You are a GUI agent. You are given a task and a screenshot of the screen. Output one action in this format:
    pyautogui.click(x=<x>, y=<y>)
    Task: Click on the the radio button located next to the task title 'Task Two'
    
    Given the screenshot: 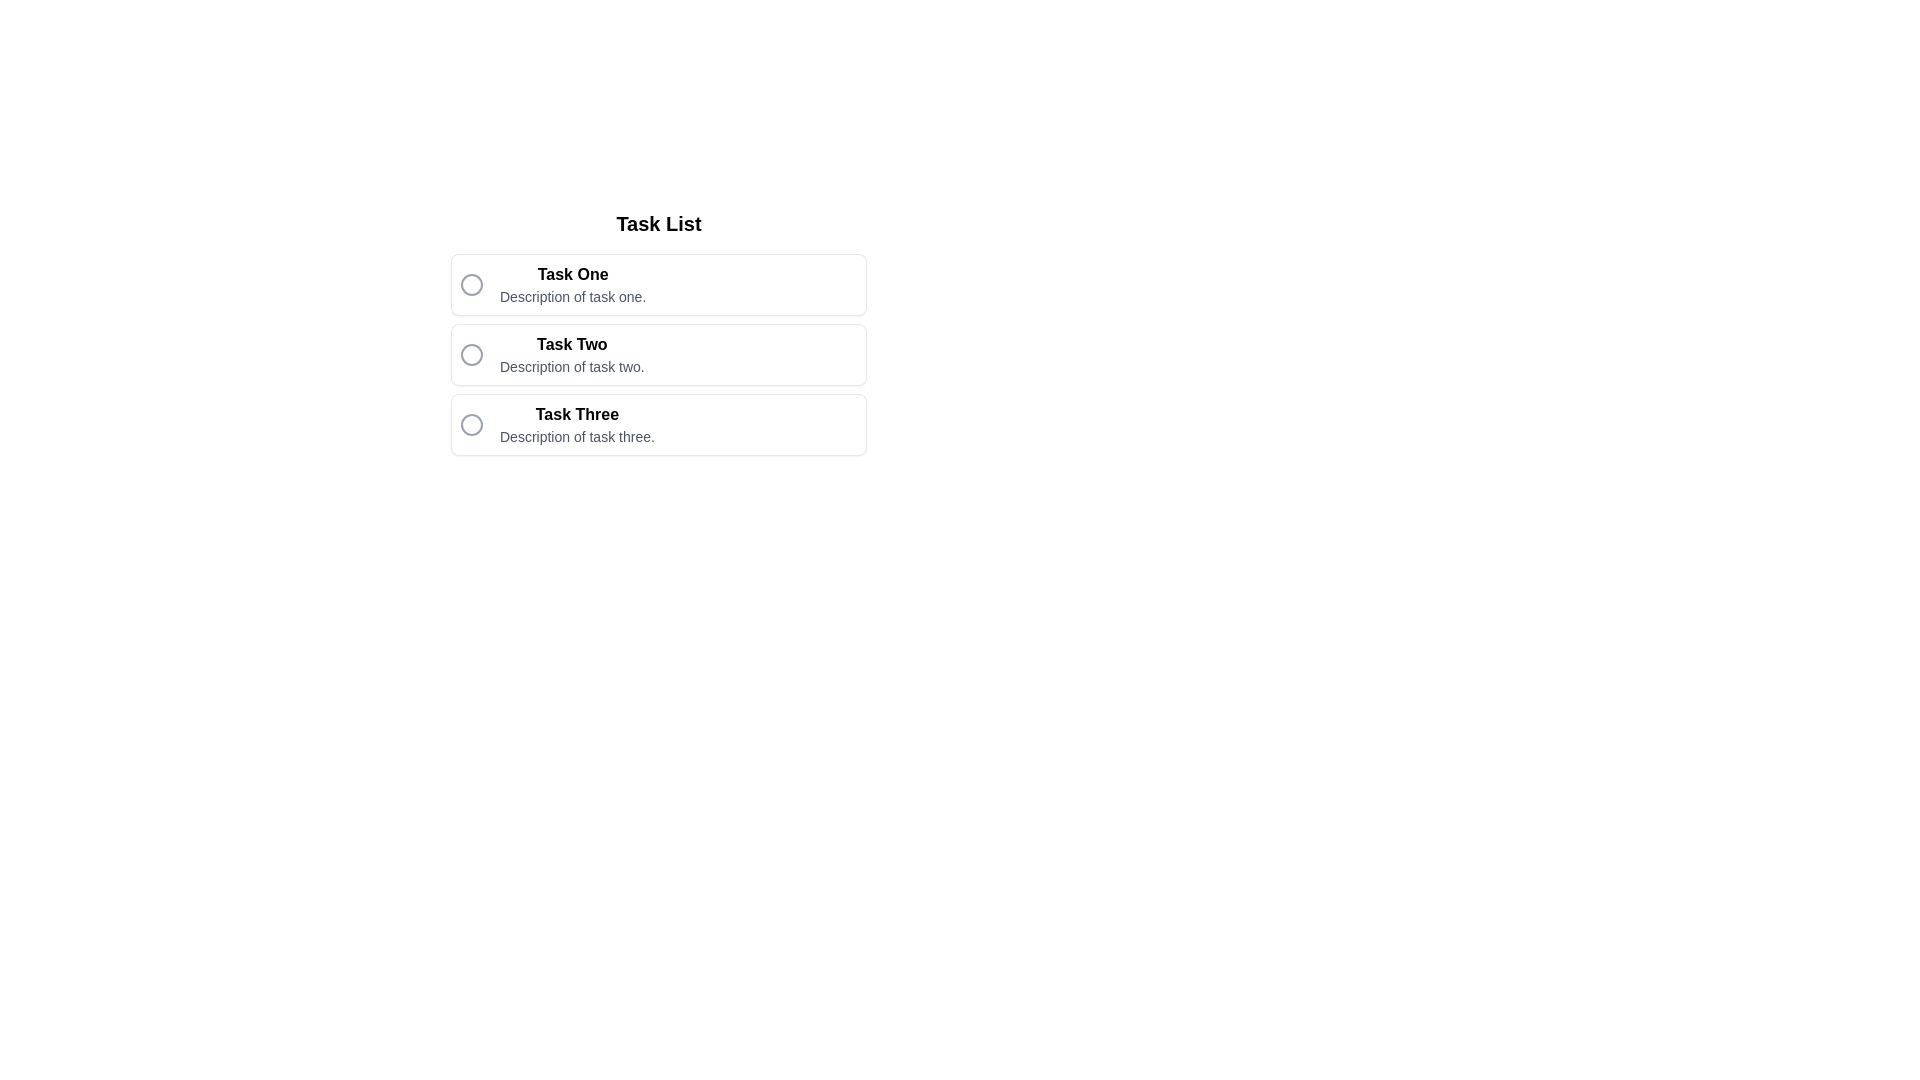 What is the action you would take?
    pyautogui.click(x=470, y=353)
    